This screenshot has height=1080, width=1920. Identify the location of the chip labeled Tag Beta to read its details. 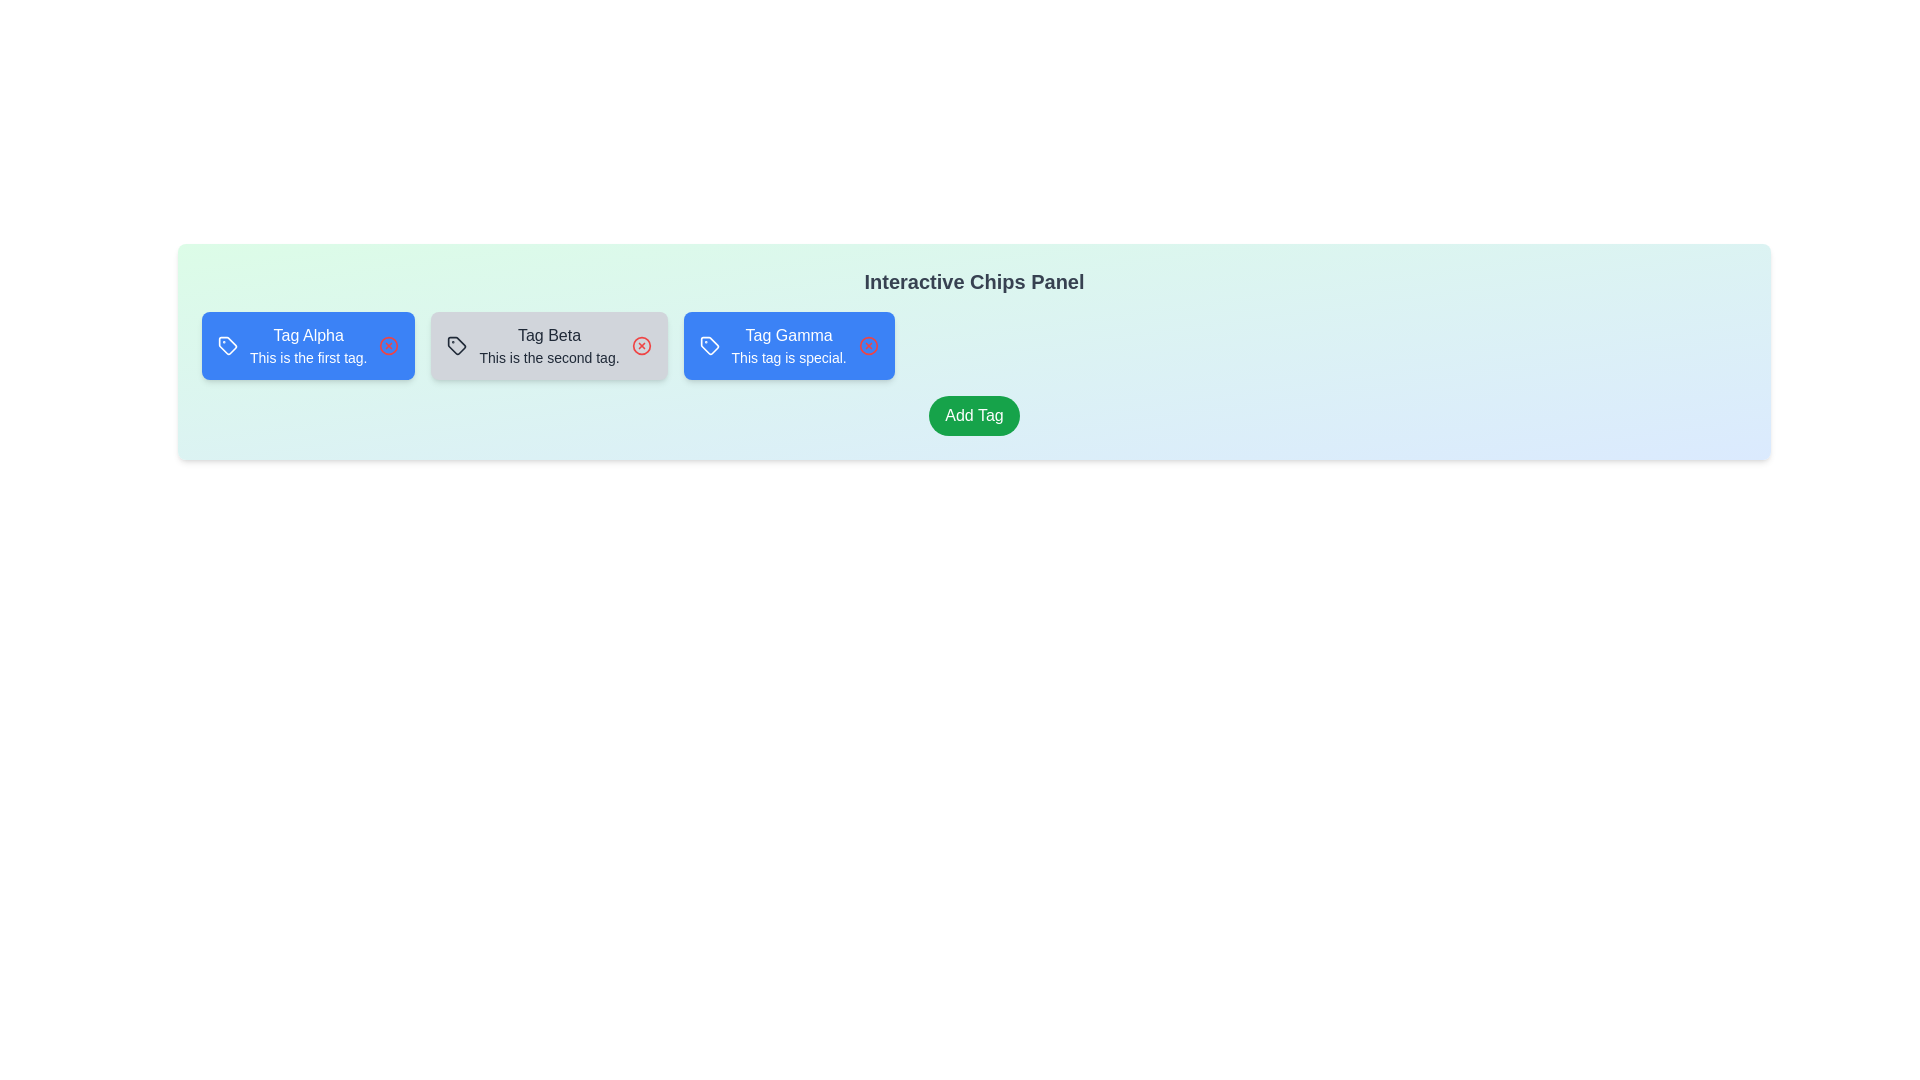
(548, 345).